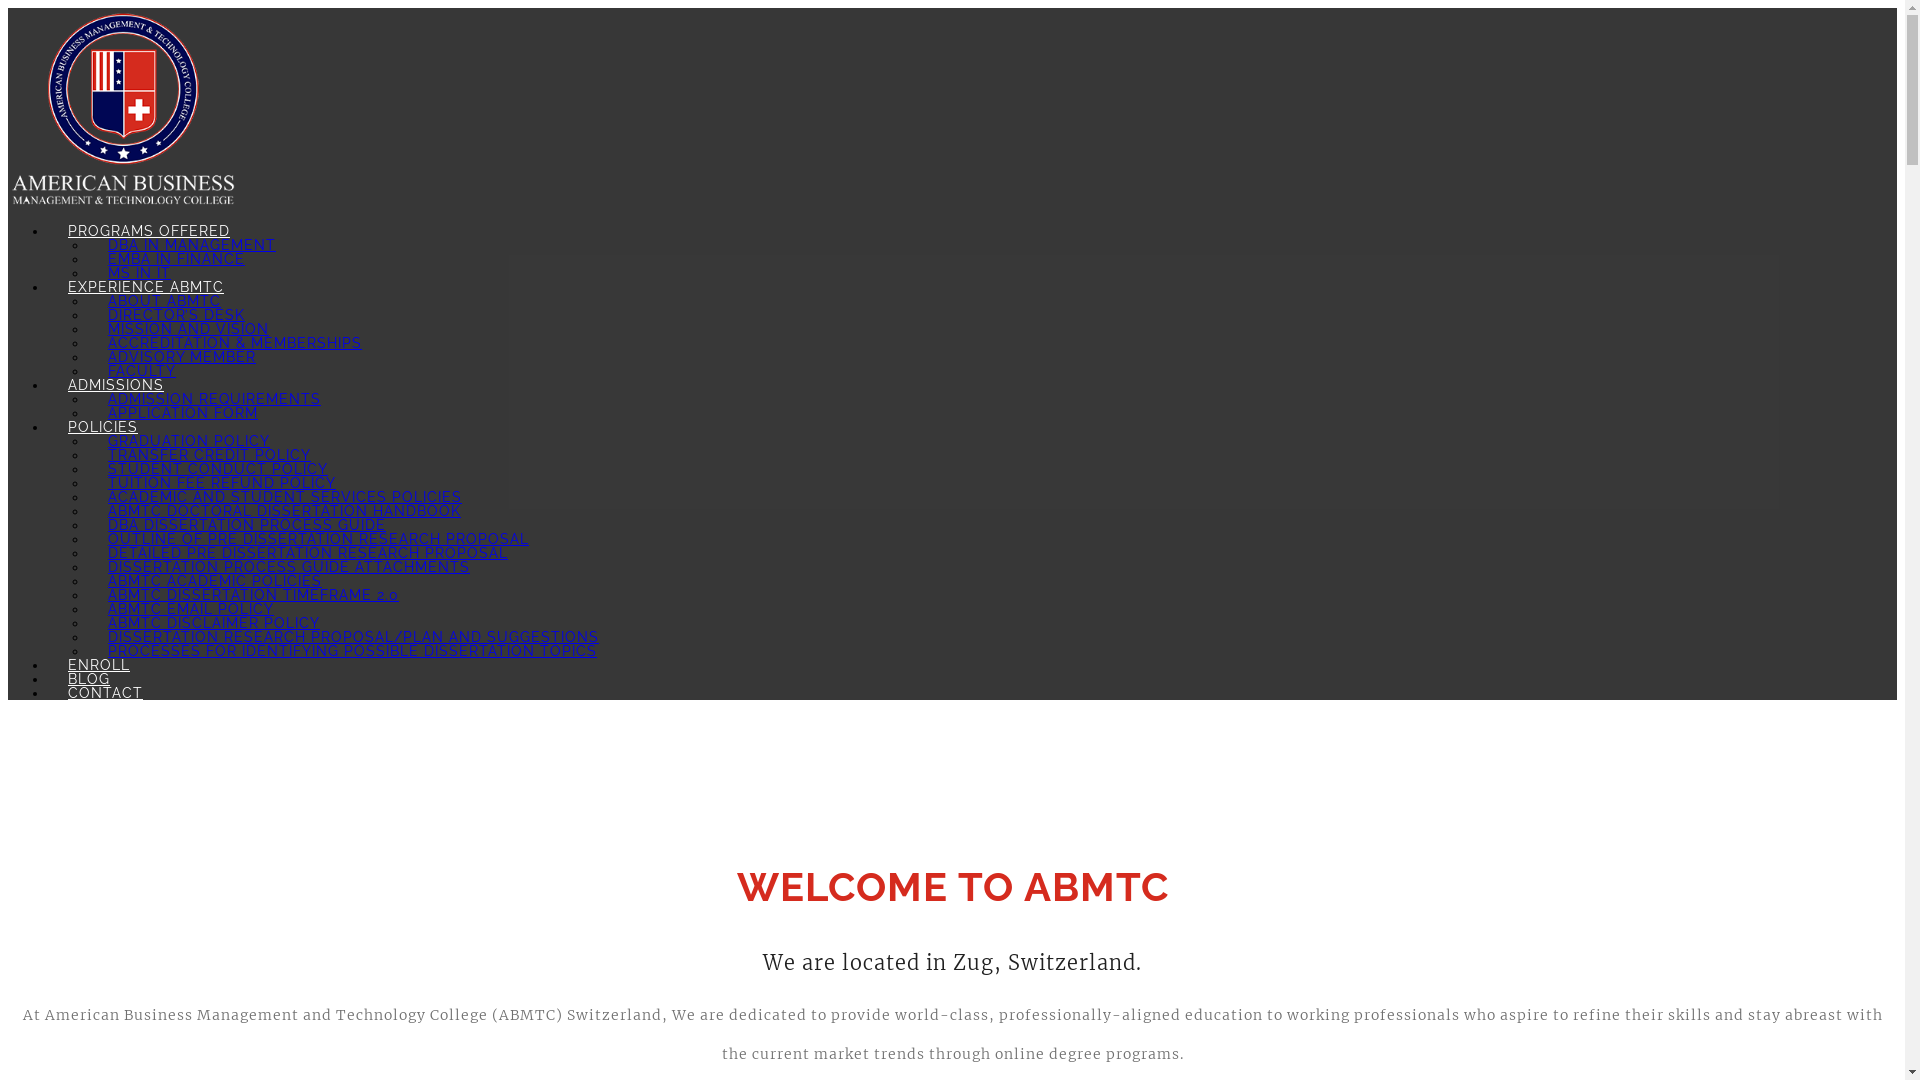  Describe the element at coordinates (88, 677) in the screenshot. I see `'BLOG'` at that location.